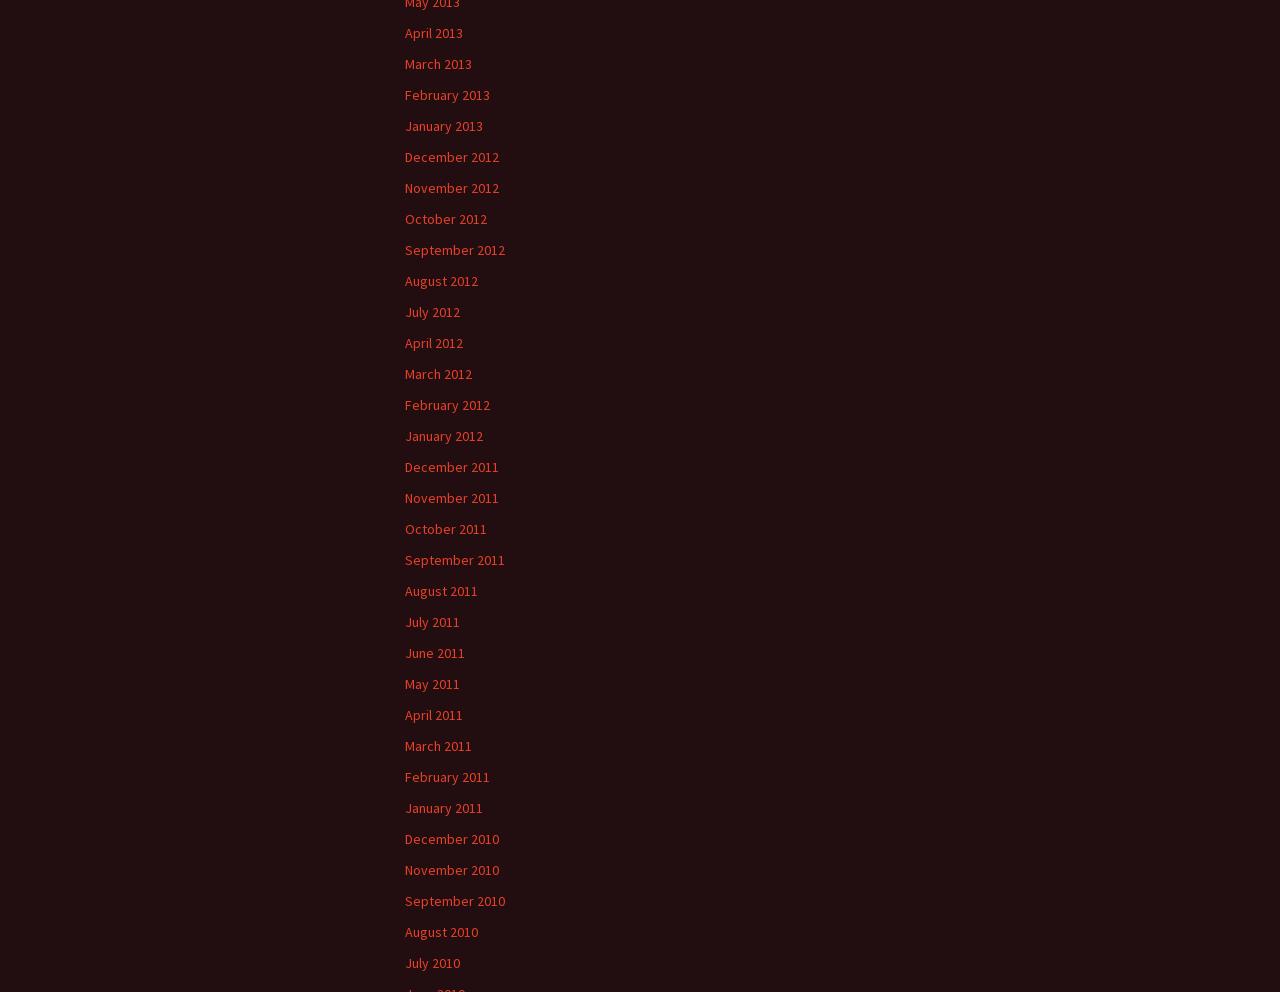 The height and width of the screenshot is (992, 1280). What do you see at coordinates (450, 186) in the screenshot?
I see `'November 2012'` at bounding box center [450, 186].